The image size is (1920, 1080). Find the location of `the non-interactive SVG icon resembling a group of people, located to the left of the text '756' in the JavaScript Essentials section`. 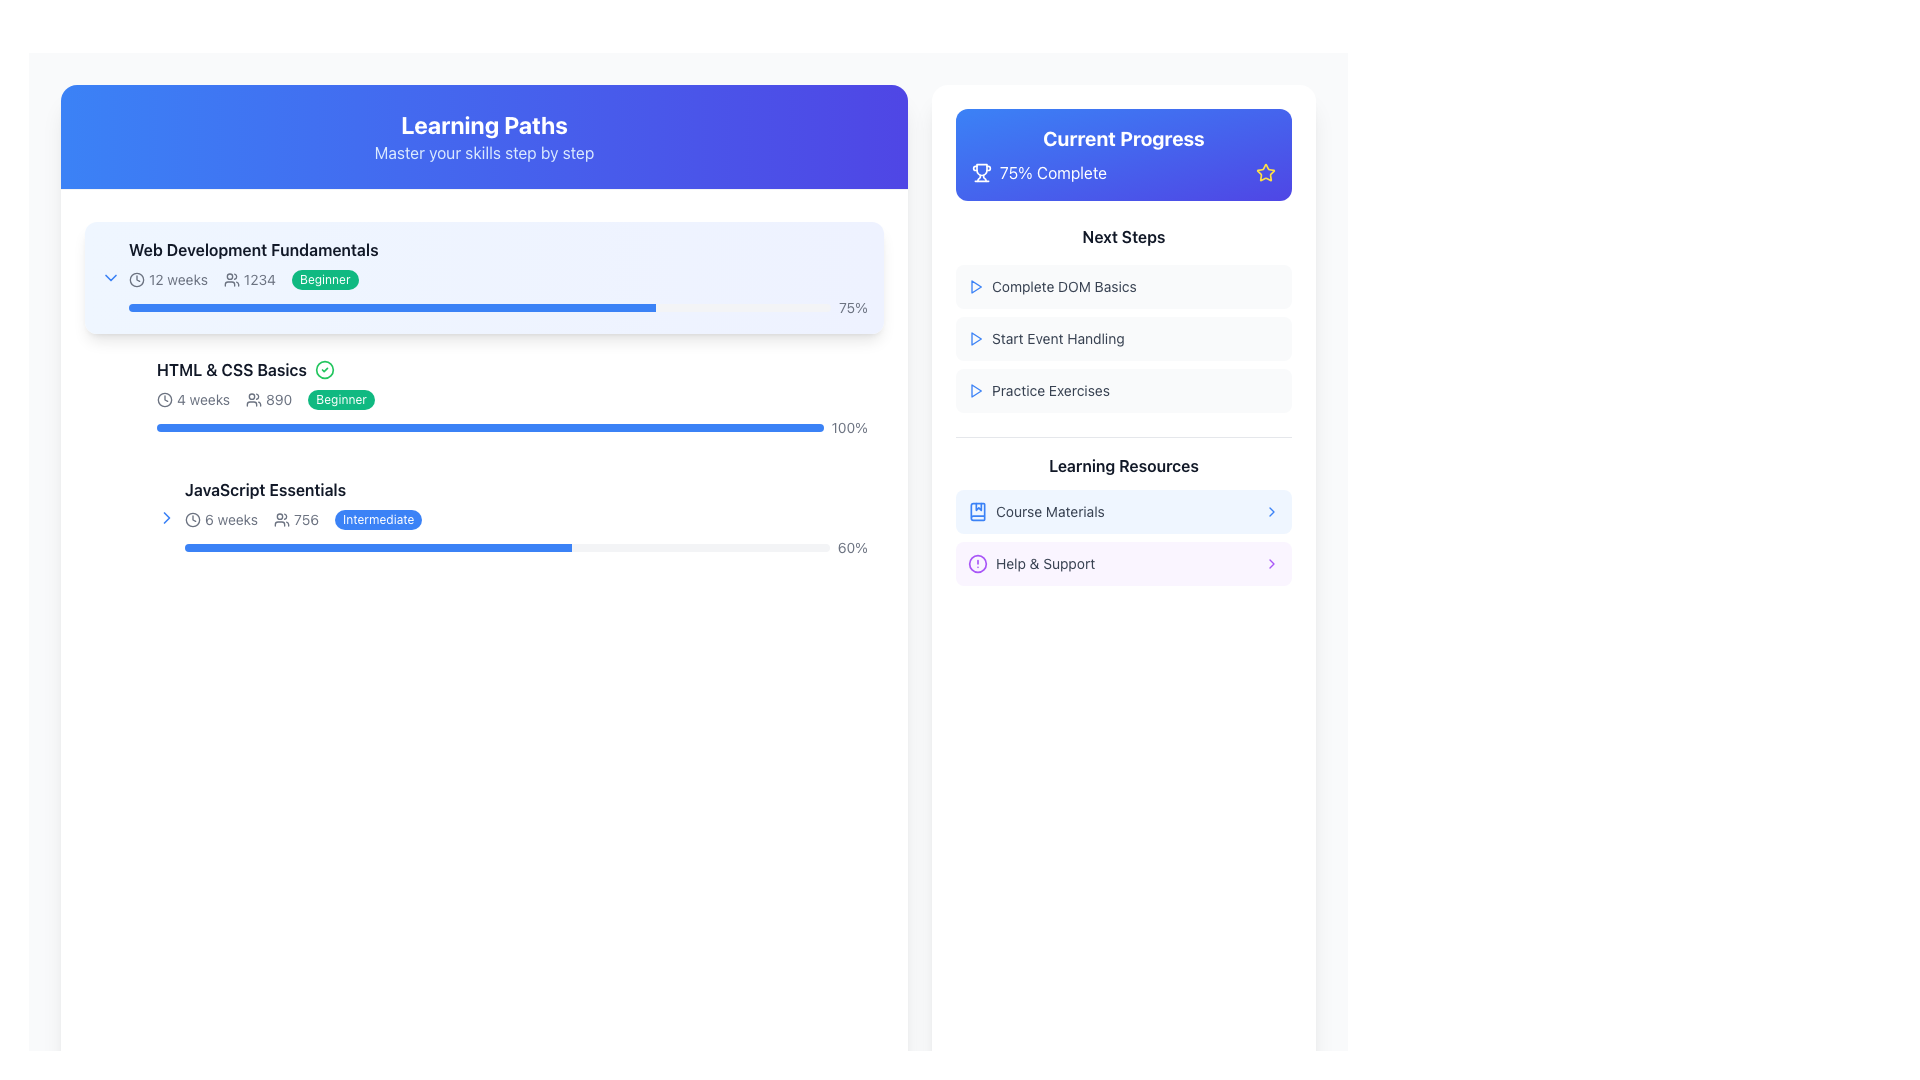

the non-interactive SVG icon resembling a group of people, located to the left of the text '756' in the JavaScript Essentials section is located at coordinates (281, 519).